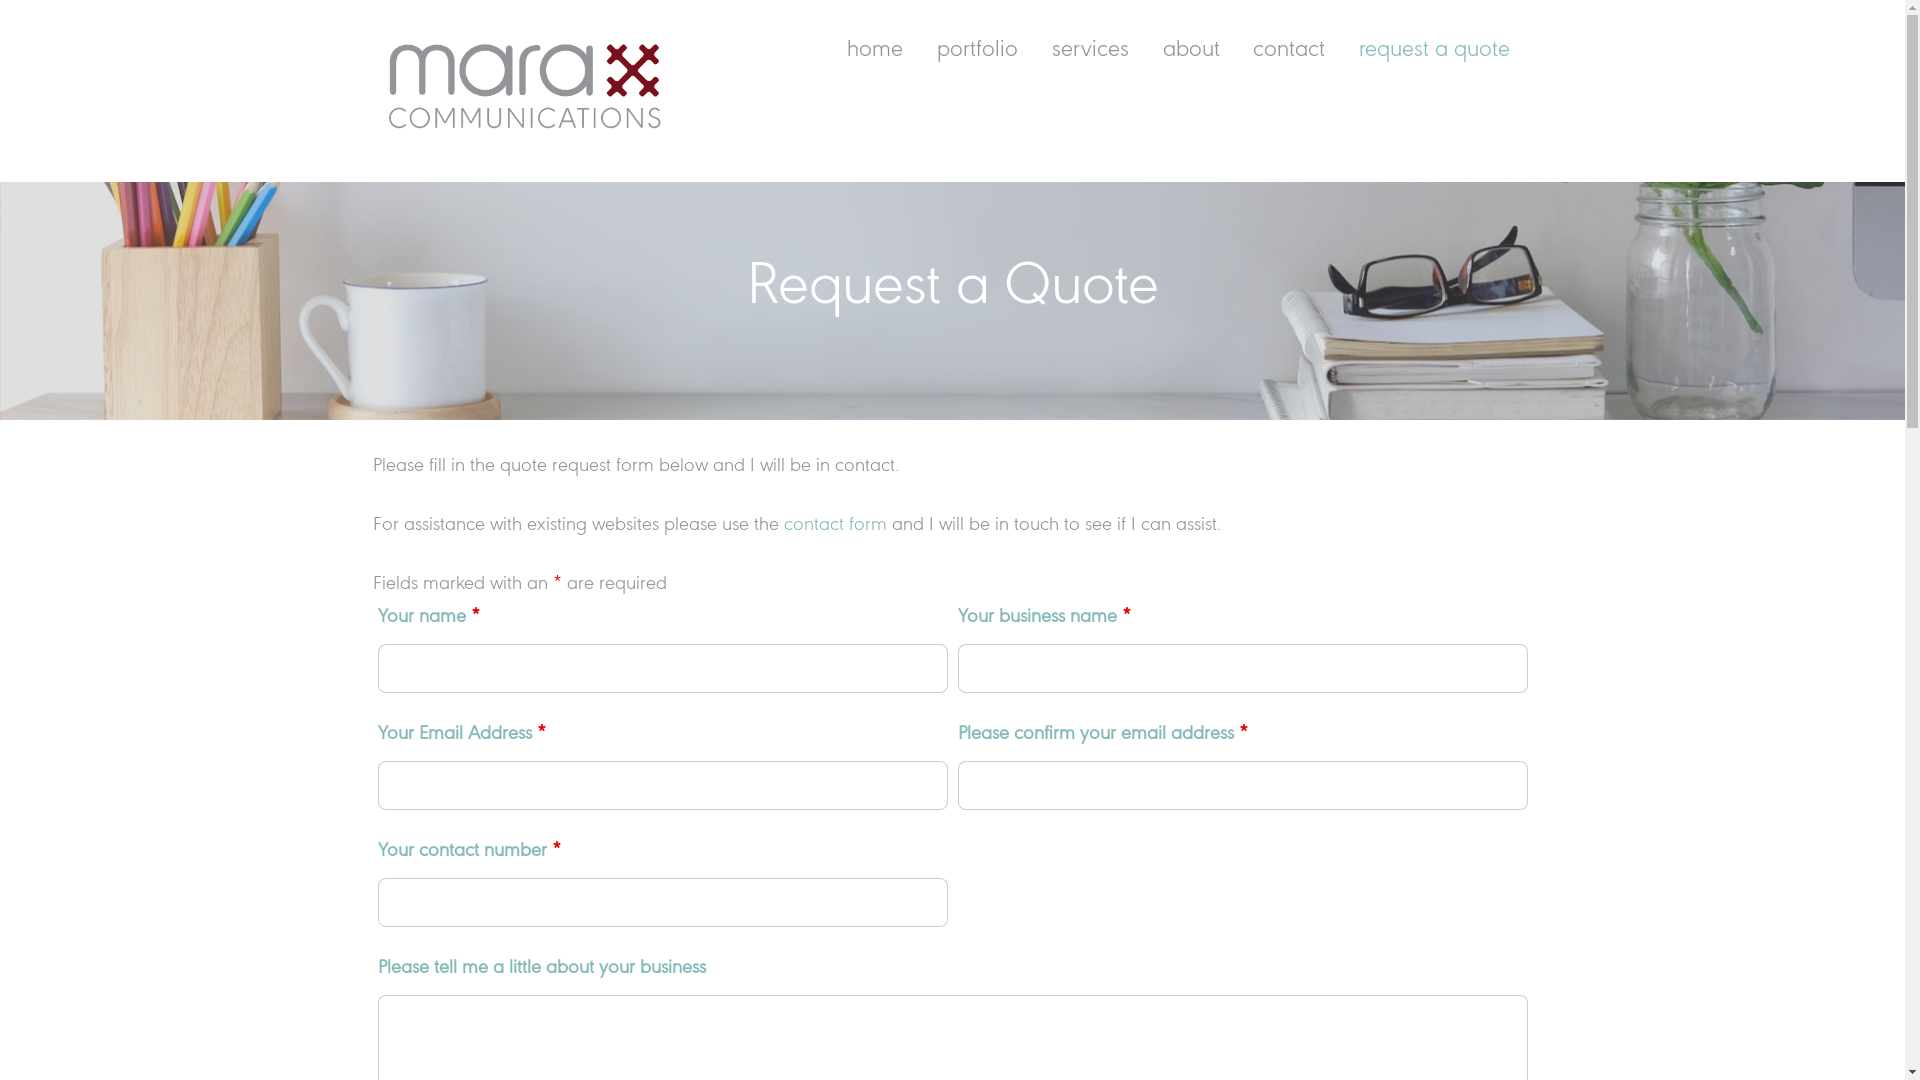  I want to click on 'portfolio', so click(978, 49).